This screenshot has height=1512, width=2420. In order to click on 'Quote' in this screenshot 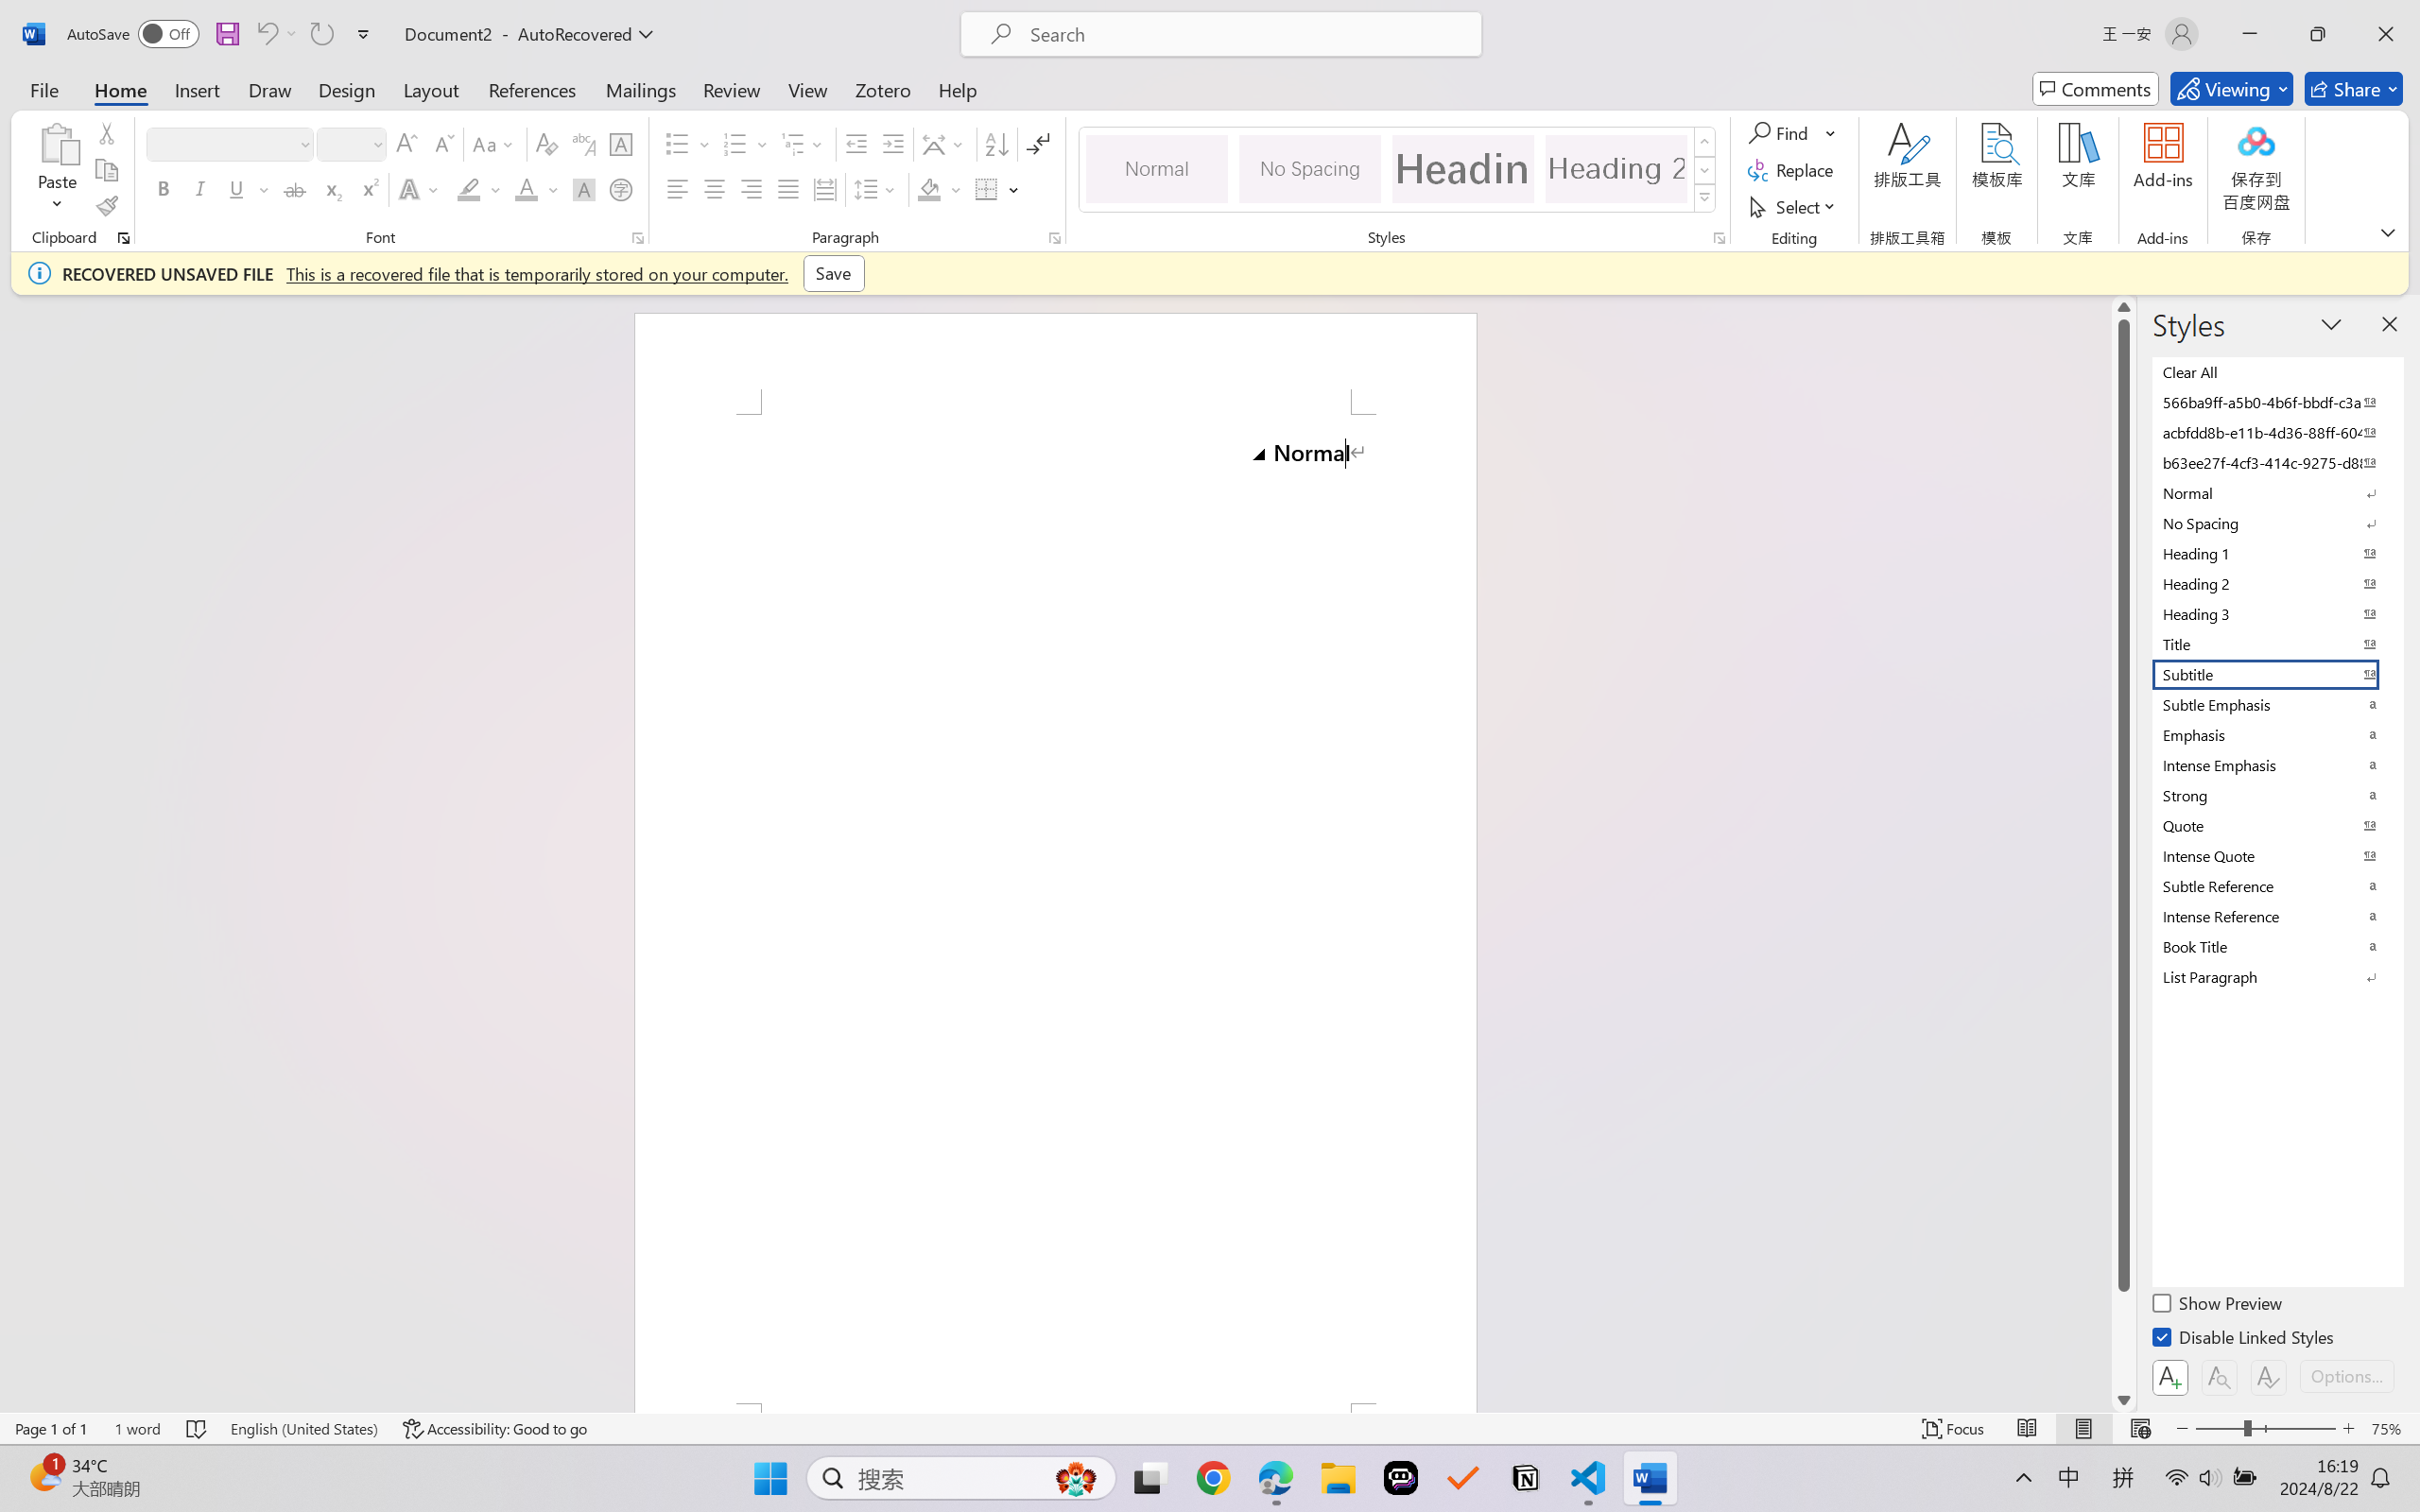, I will do `click(2275, 824)`.